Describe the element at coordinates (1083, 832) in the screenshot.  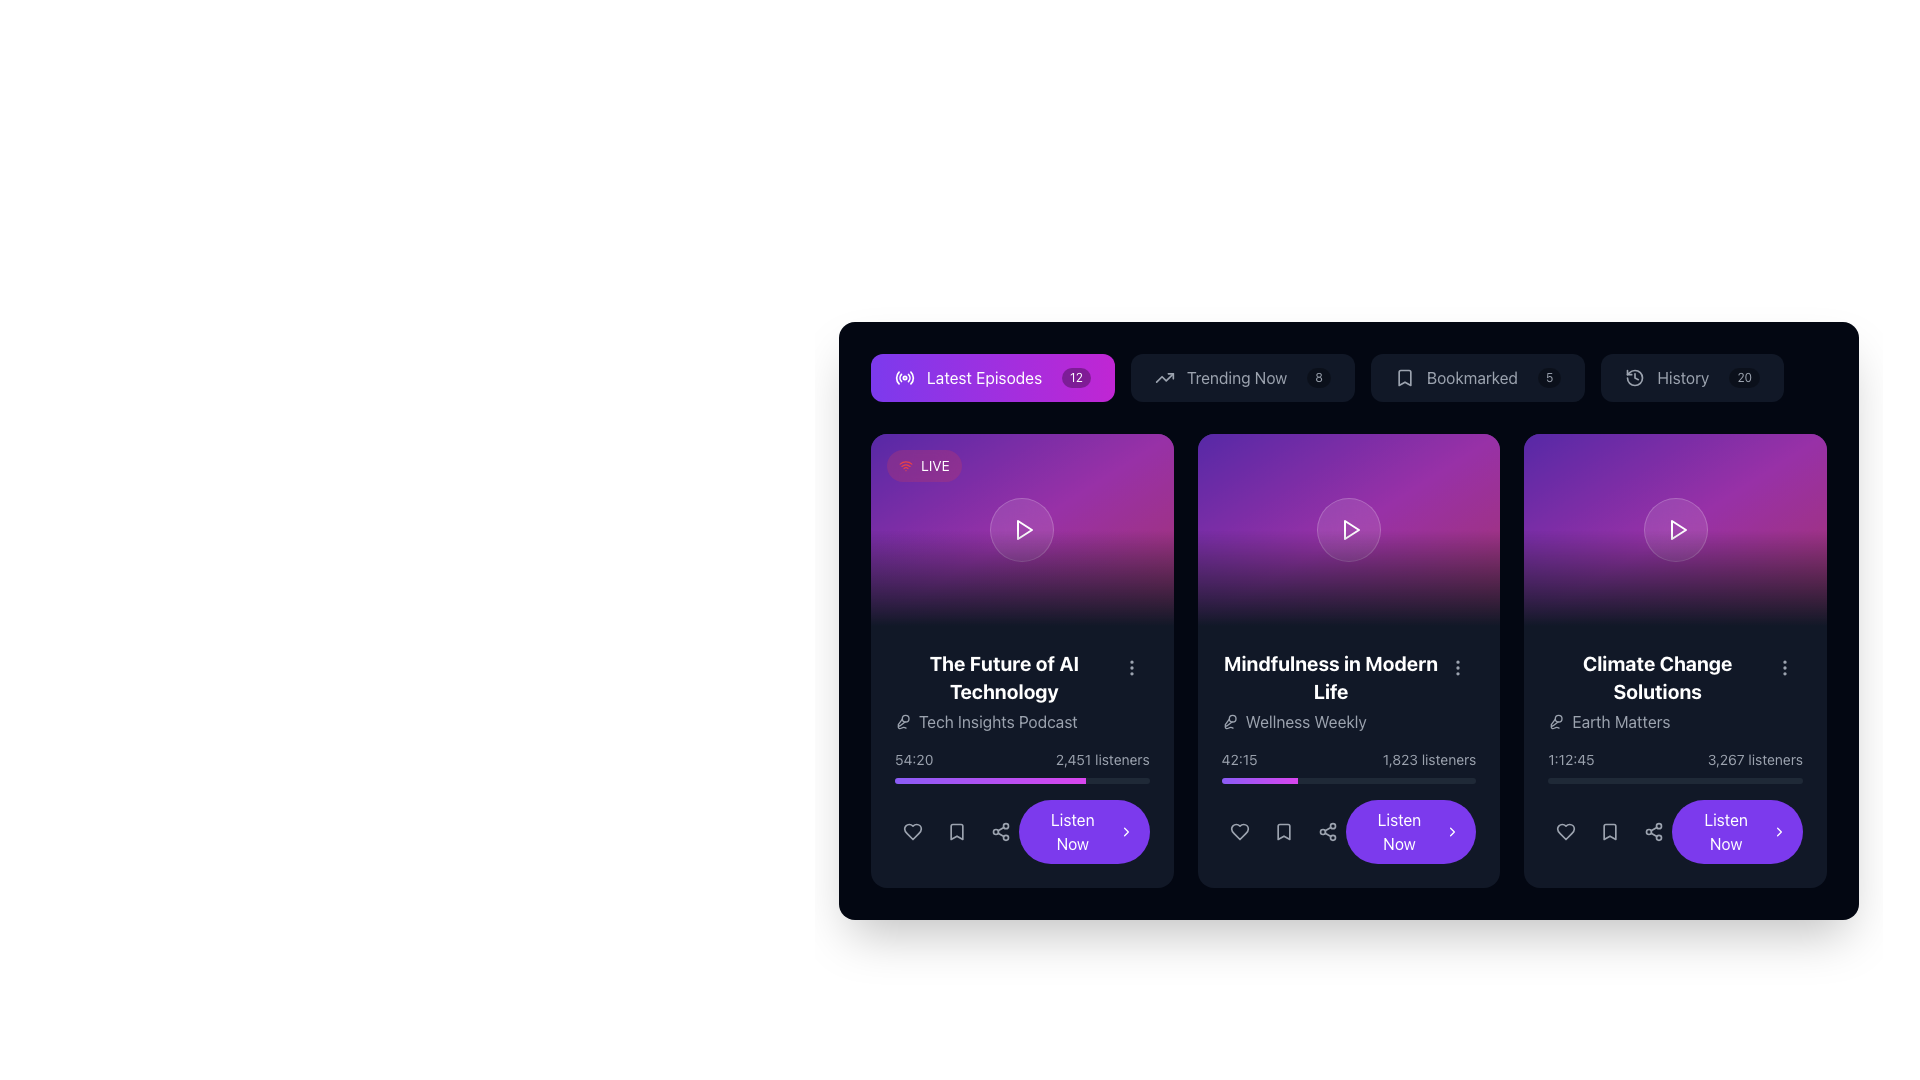
I see `the rounded violet button labeled 'Listen Now' located at the bottom right of the card titled 'The Future of AI Technology'` at that location.